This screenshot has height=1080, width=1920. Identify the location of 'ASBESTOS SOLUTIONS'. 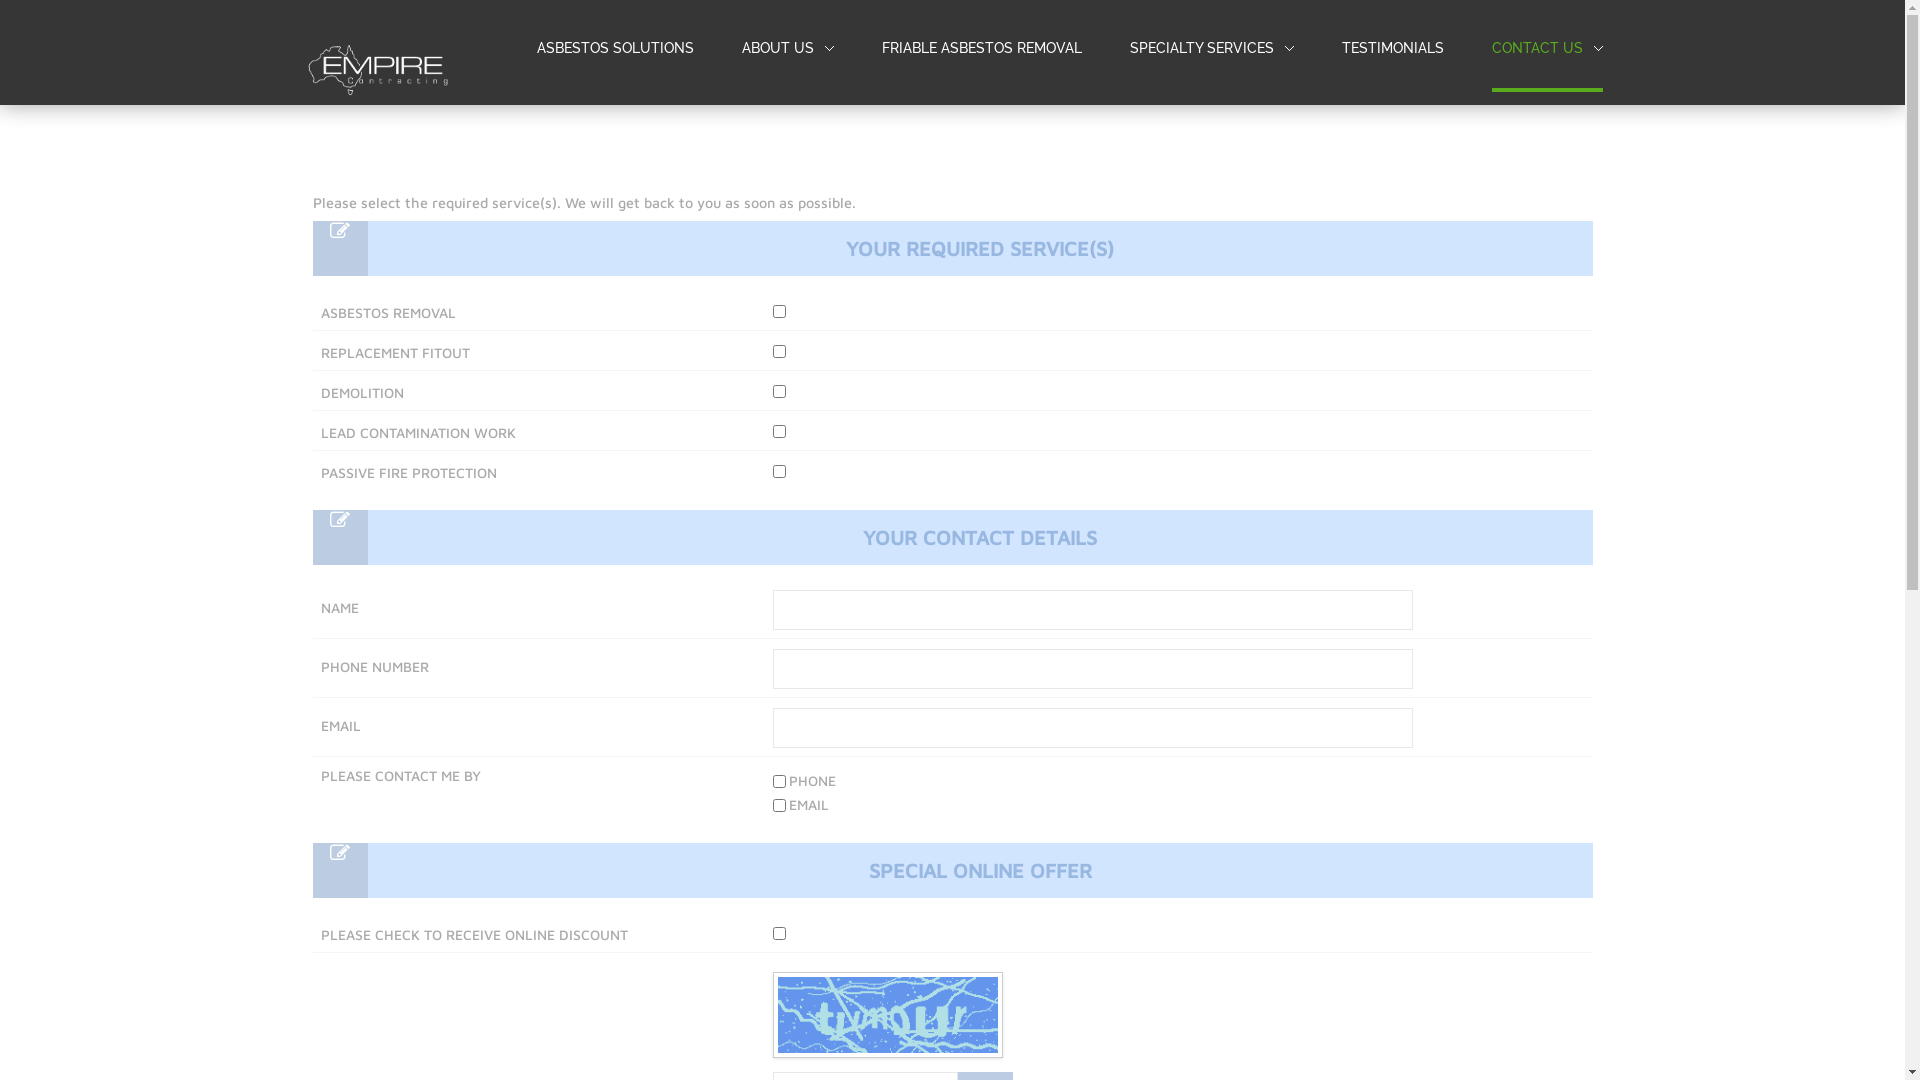
(613, 48).